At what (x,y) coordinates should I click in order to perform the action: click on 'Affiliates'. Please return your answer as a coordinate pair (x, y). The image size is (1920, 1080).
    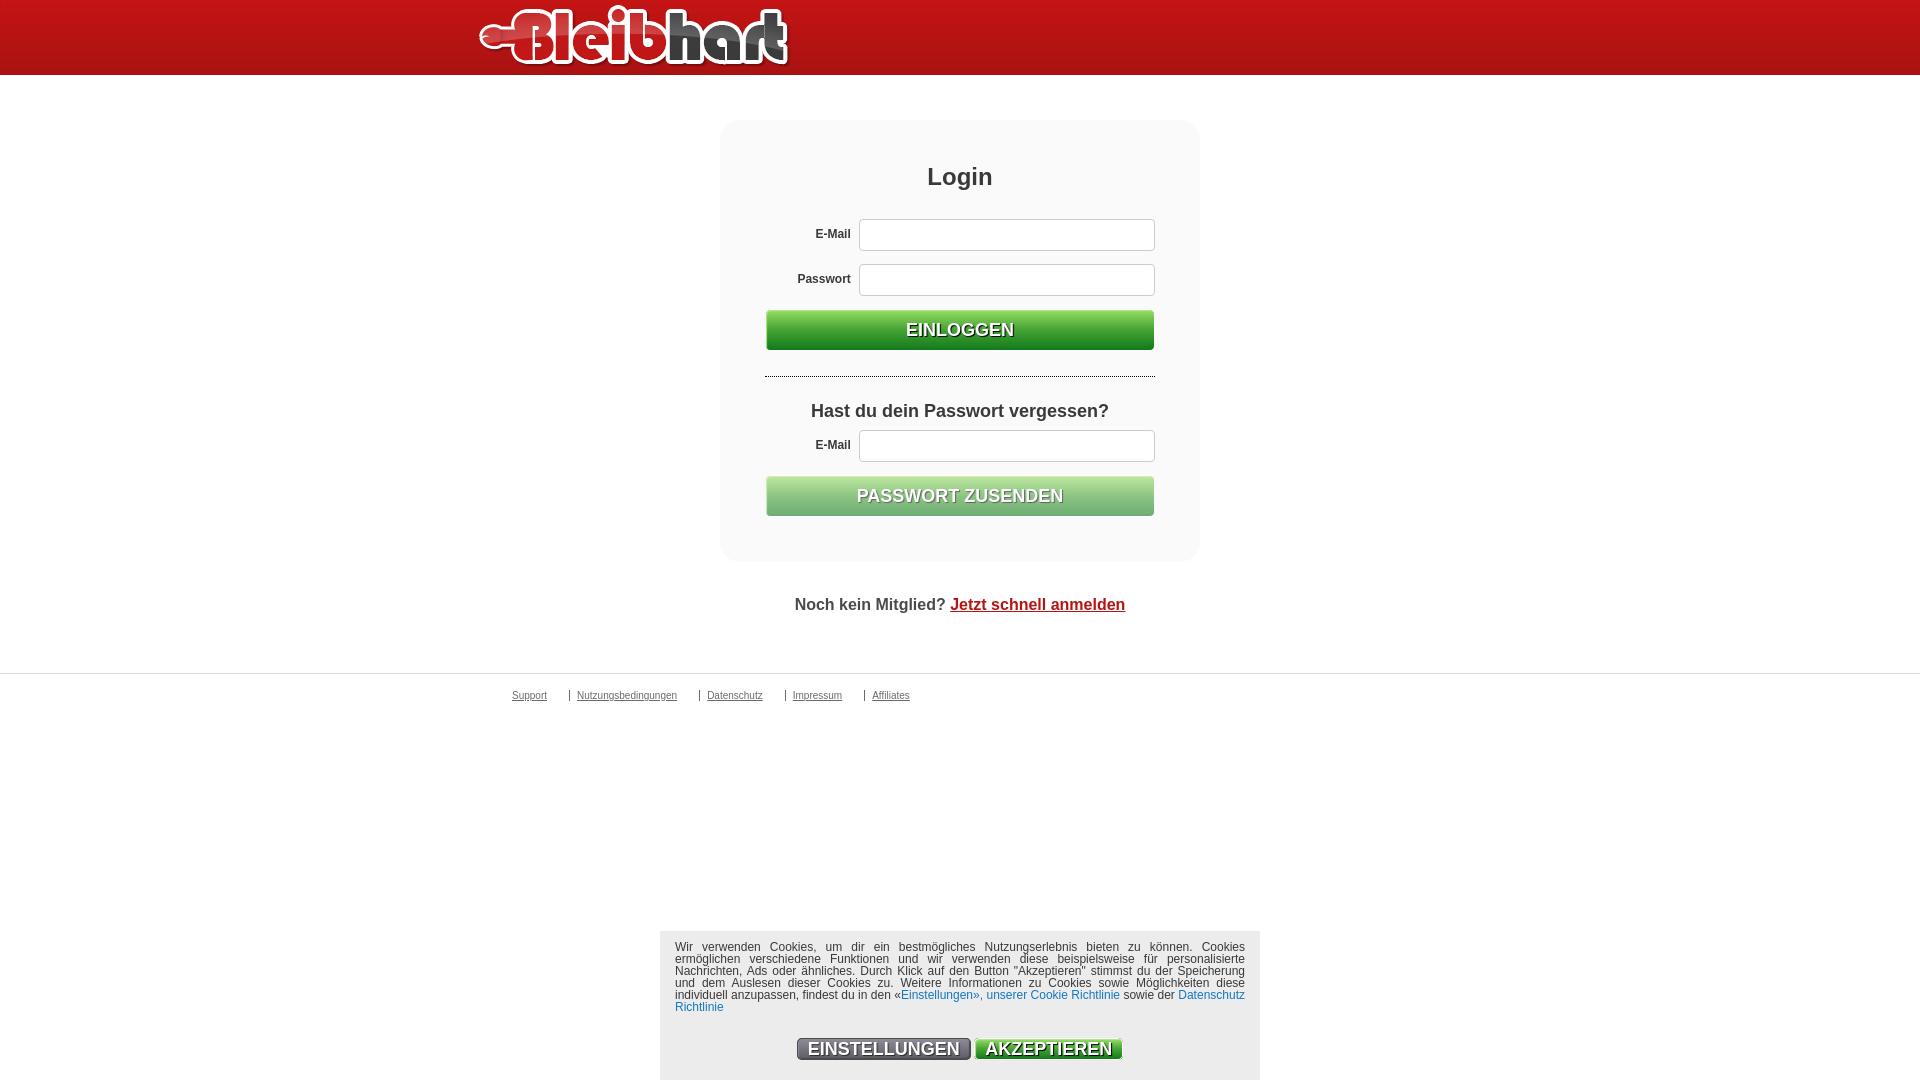
    Looking at the image, I should click on (864, 694).